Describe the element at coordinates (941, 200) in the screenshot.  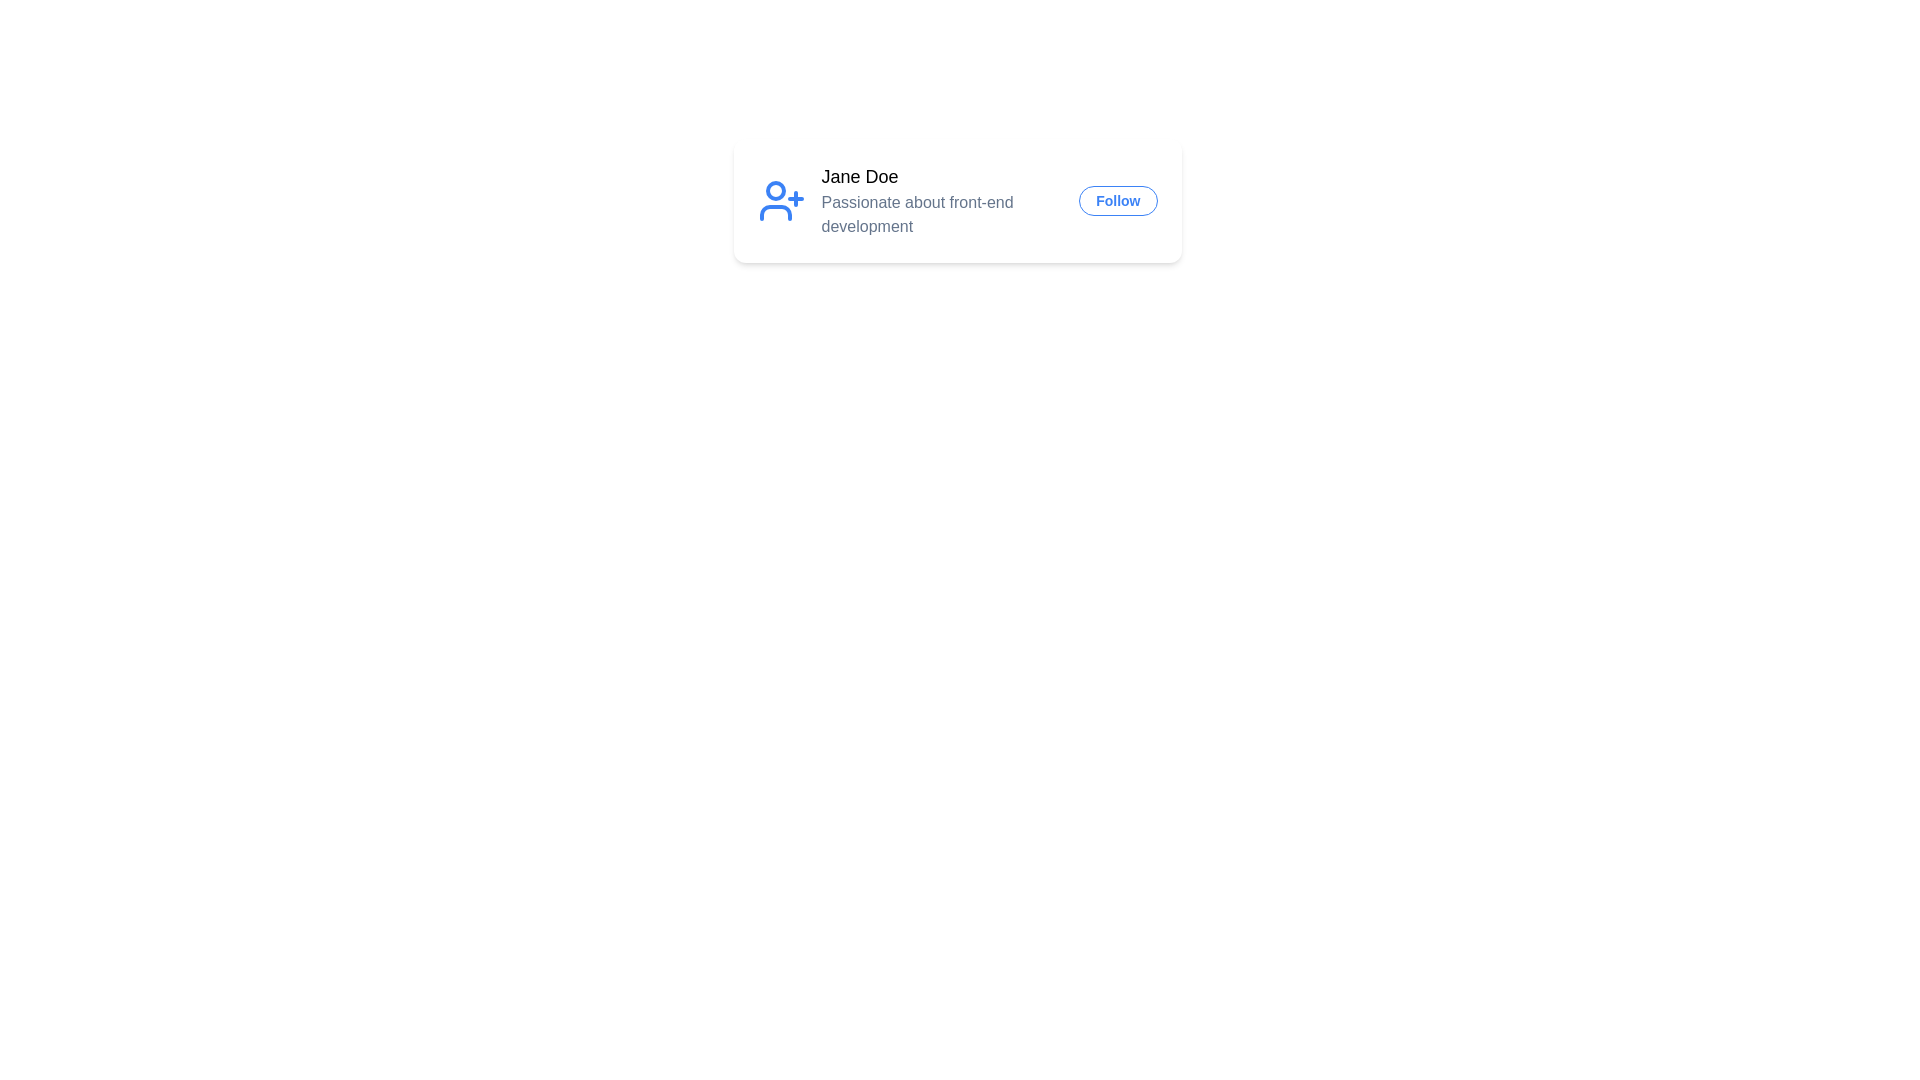
I see `text displayed in the informational text block located in the center of the user card, which is situated between the user icon and the 'Follow' button` at that location.